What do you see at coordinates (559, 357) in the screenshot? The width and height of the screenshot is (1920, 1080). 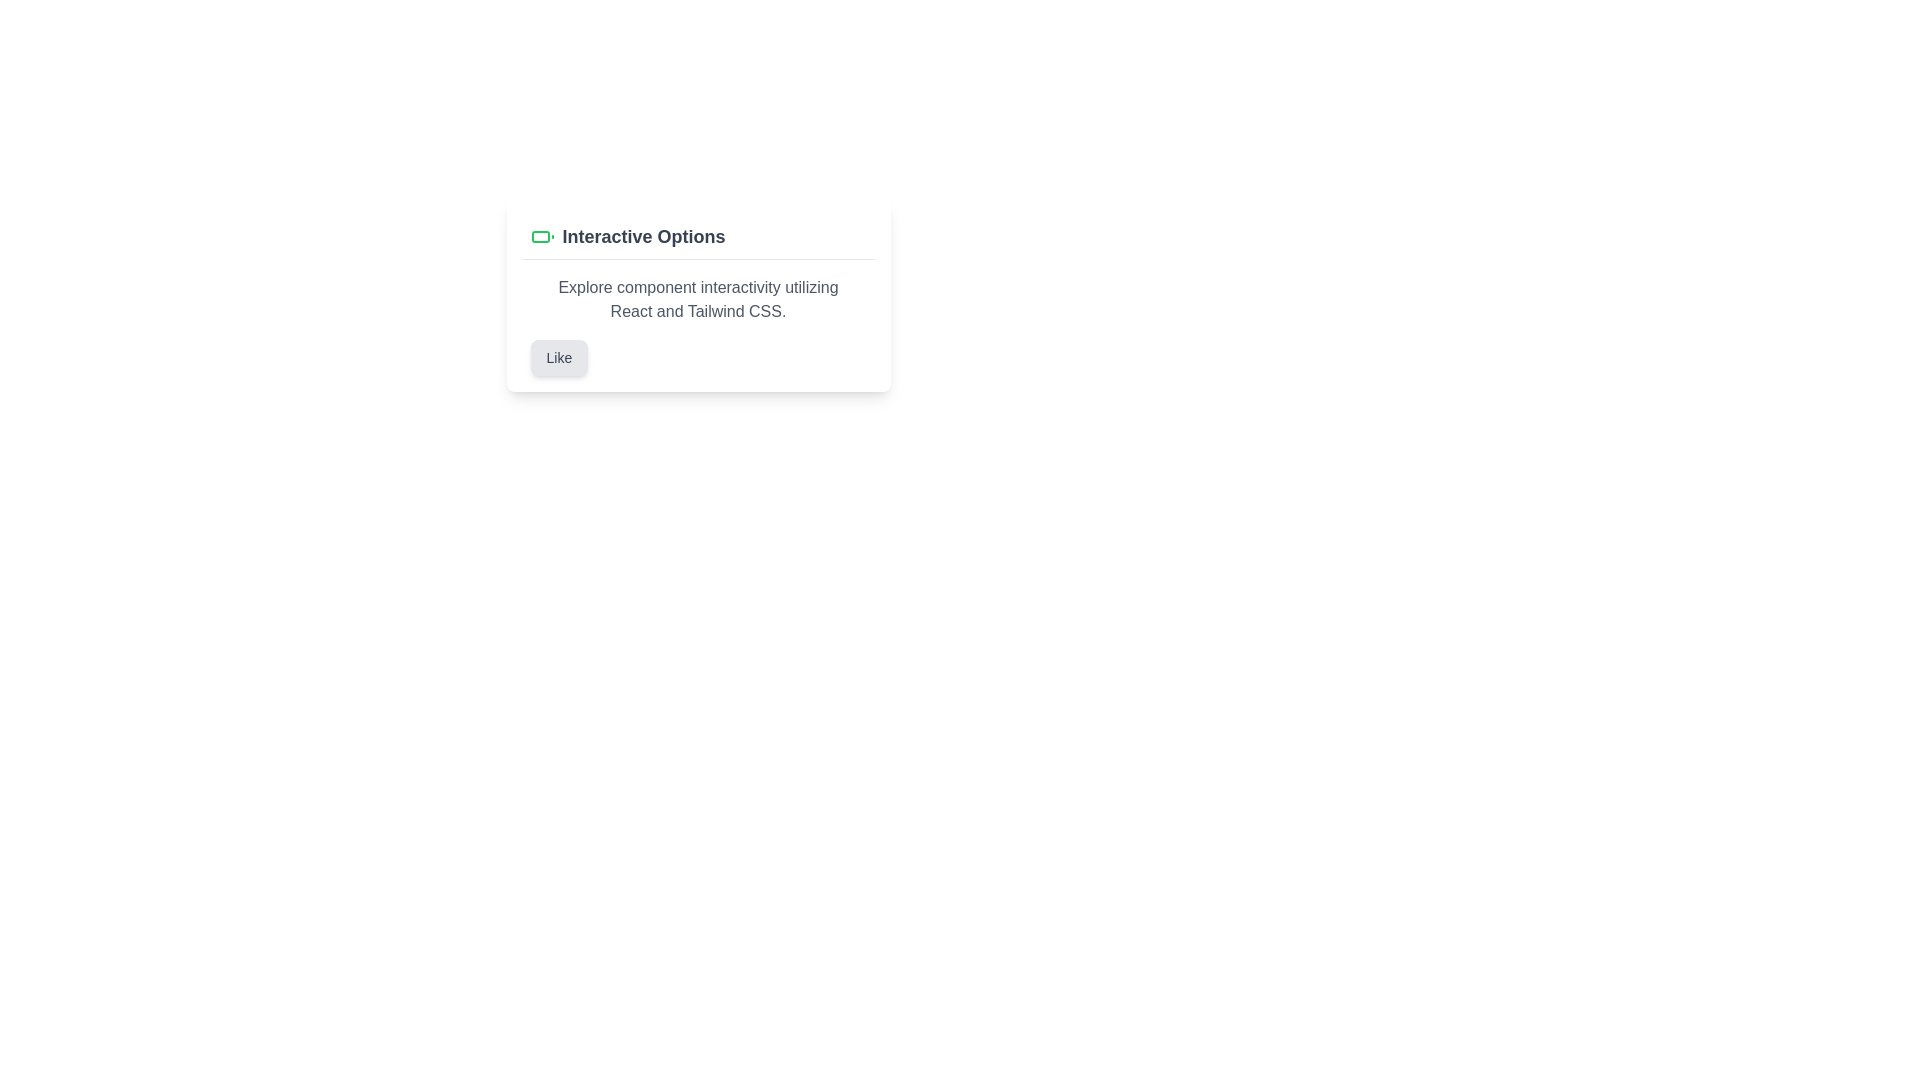 I see `the 'Like' button, which is a rectangular button with rounded corners and a soft gray background` at bounding box center [559, 357].